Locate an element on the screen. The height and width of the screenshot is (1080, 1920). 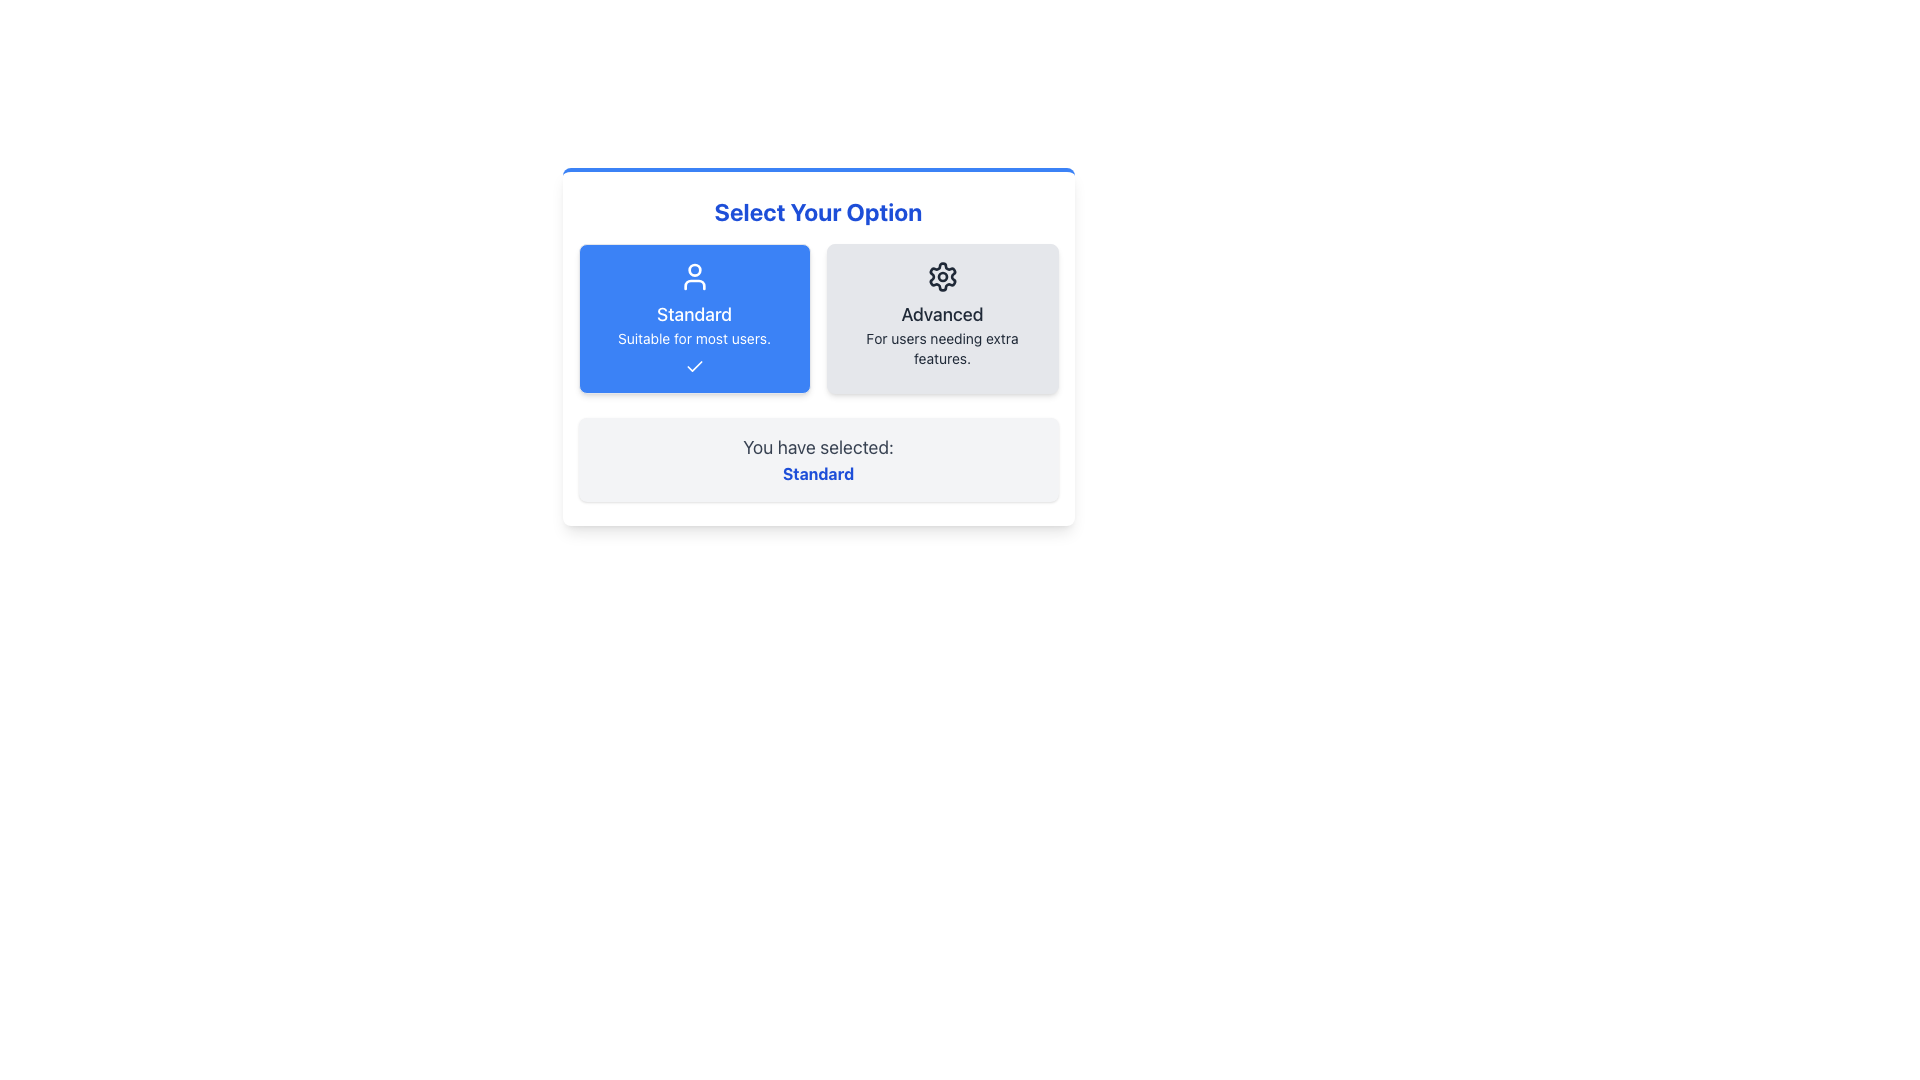
the title text for the 'Standard' option, which is located prominently at the top center of the interface, underneath an icon of a person and above the descriptive text 'Suitable for most users.' is located at coordinates (694, 315).